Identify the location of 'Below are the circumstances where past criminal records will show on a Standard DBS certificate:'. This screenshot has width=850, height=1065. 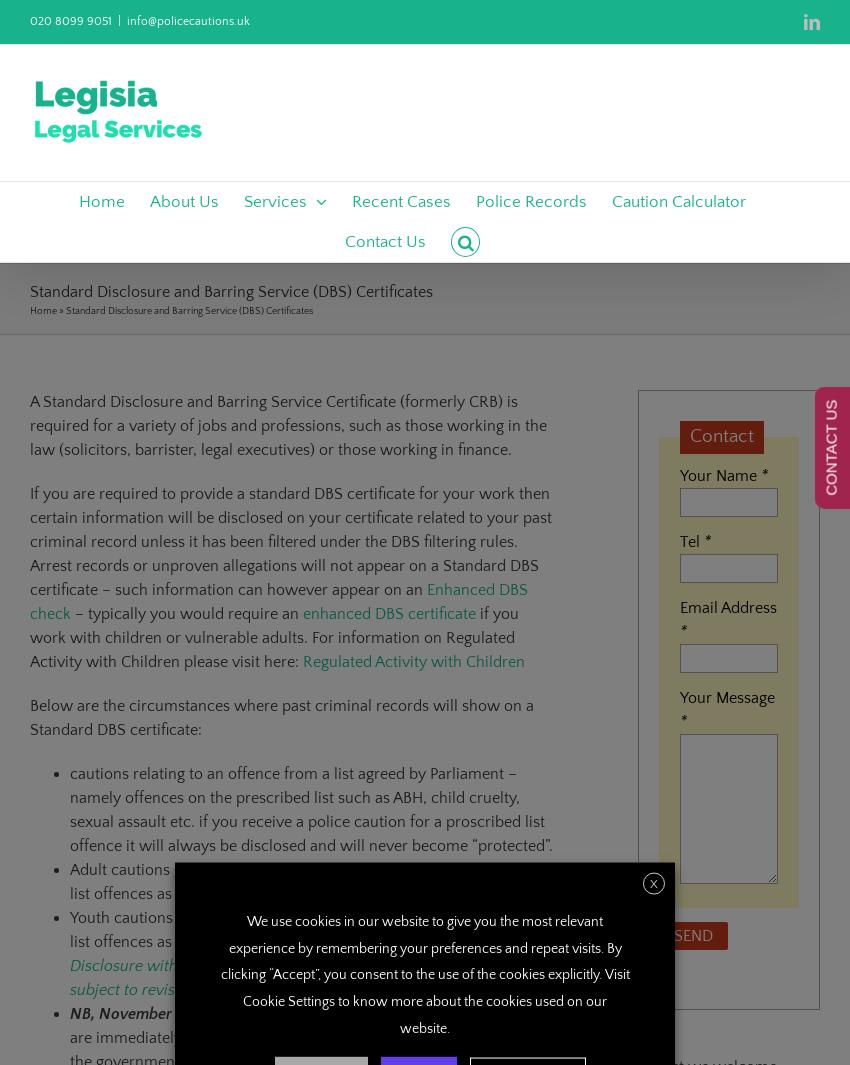
(281, 718).